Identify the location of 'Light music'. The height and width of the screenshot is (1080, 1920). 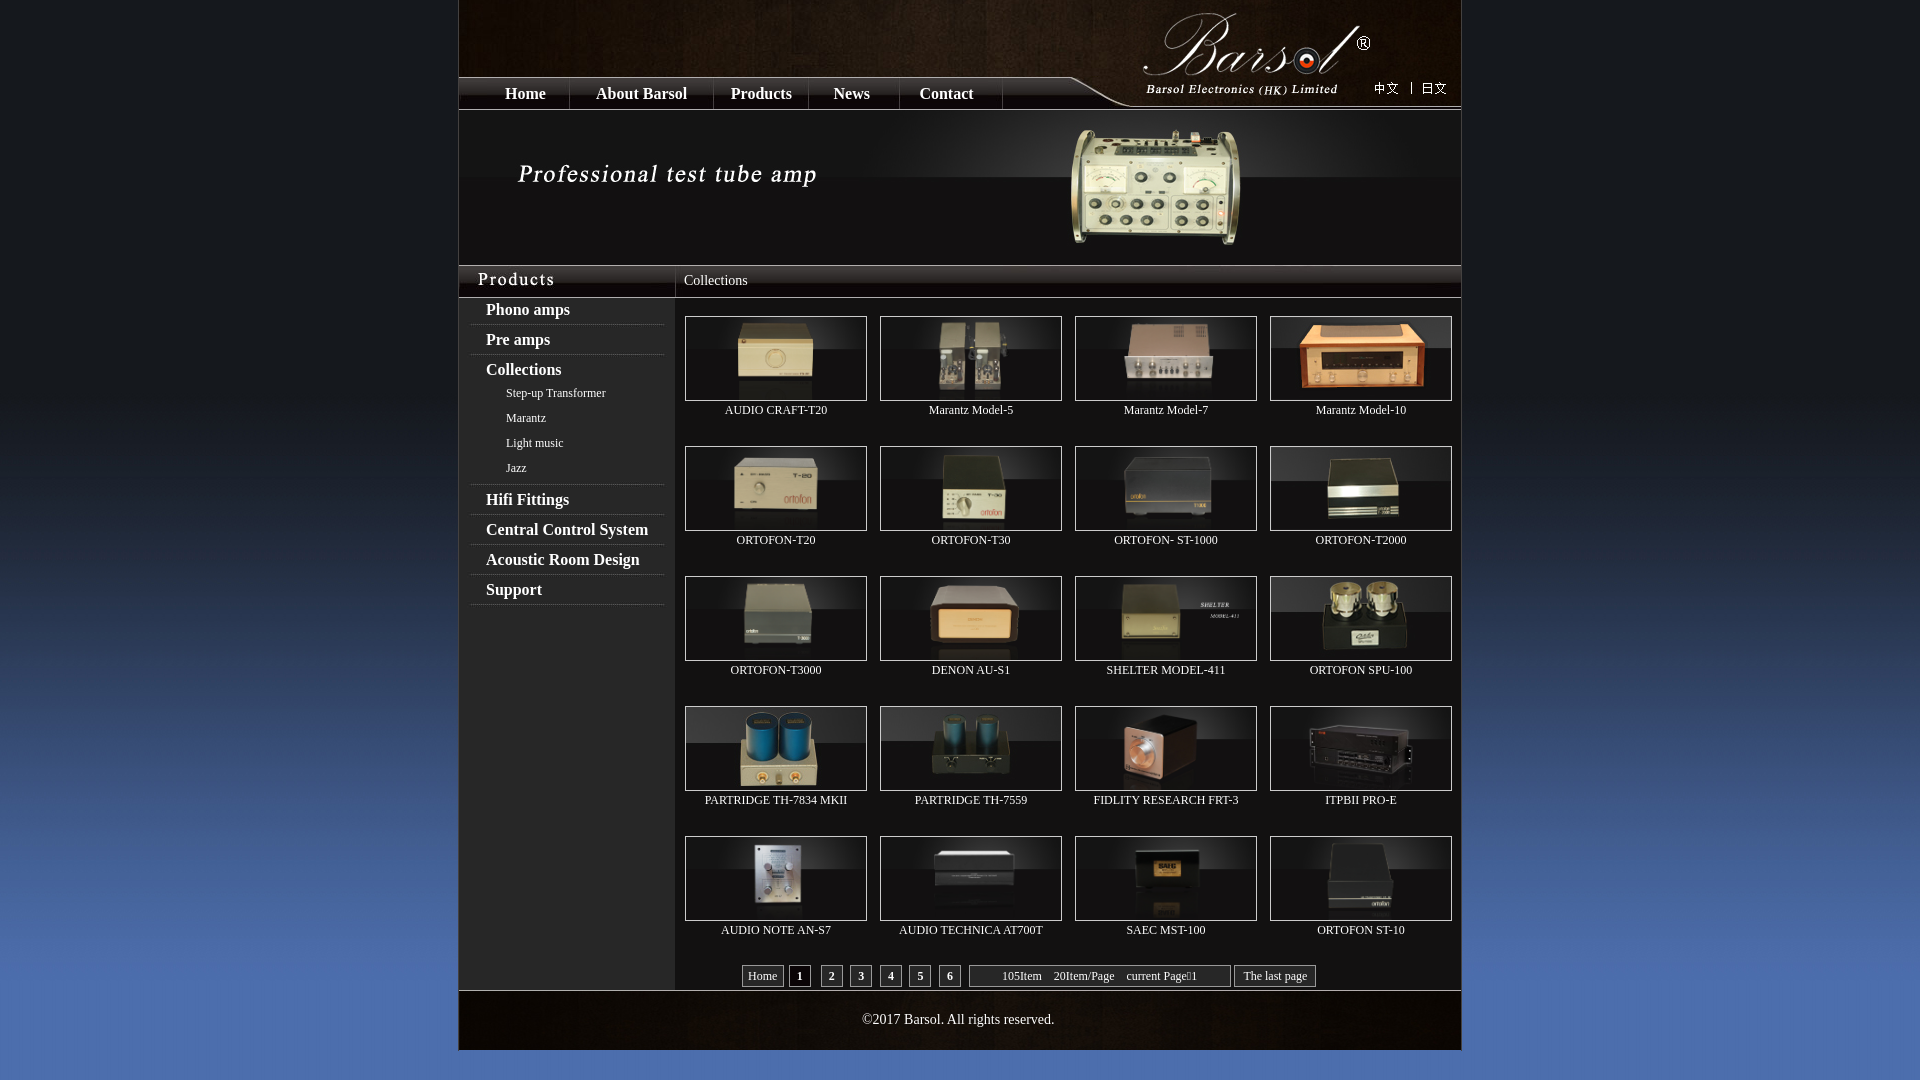
(458, 442).